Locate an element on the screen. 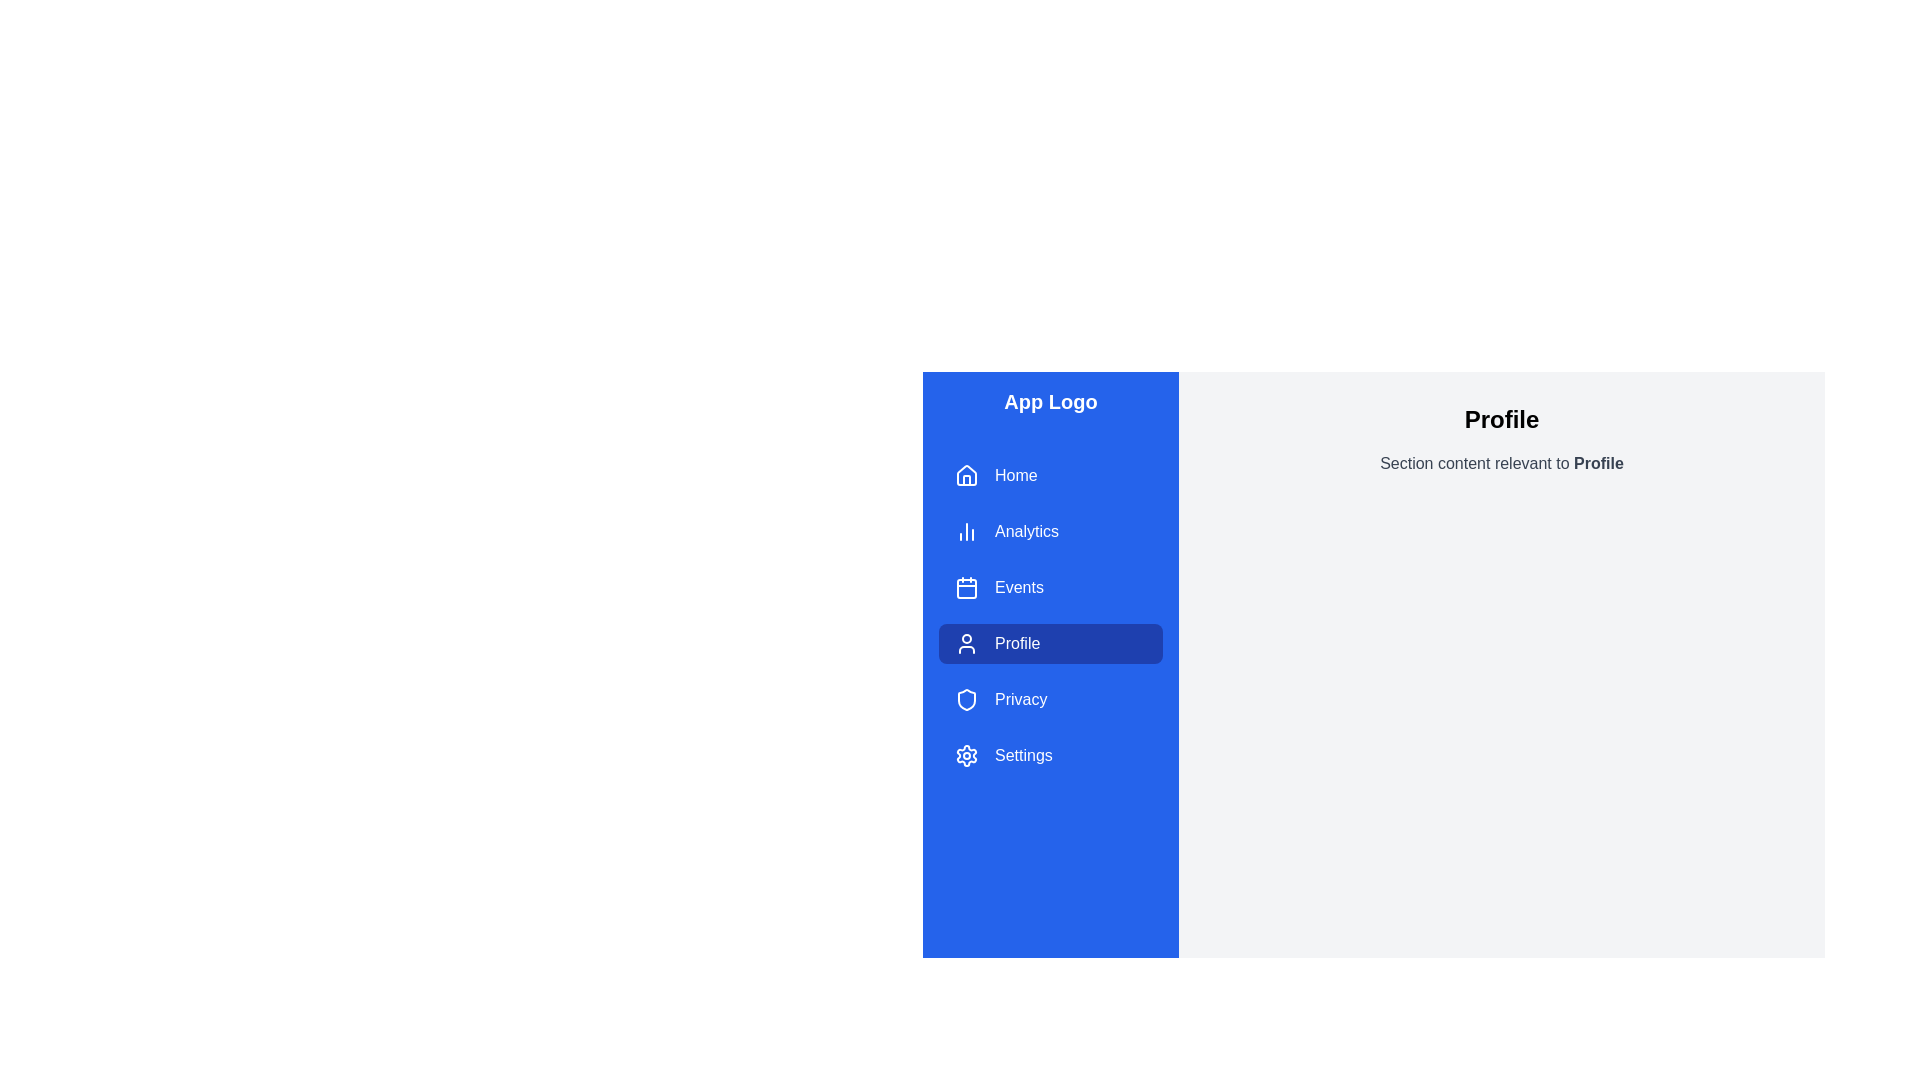 Image resolution: width=1920 pixels, height=1080 pixels. the 'Events' icon in the navigation sidebar is located at coordinates (966, 586).